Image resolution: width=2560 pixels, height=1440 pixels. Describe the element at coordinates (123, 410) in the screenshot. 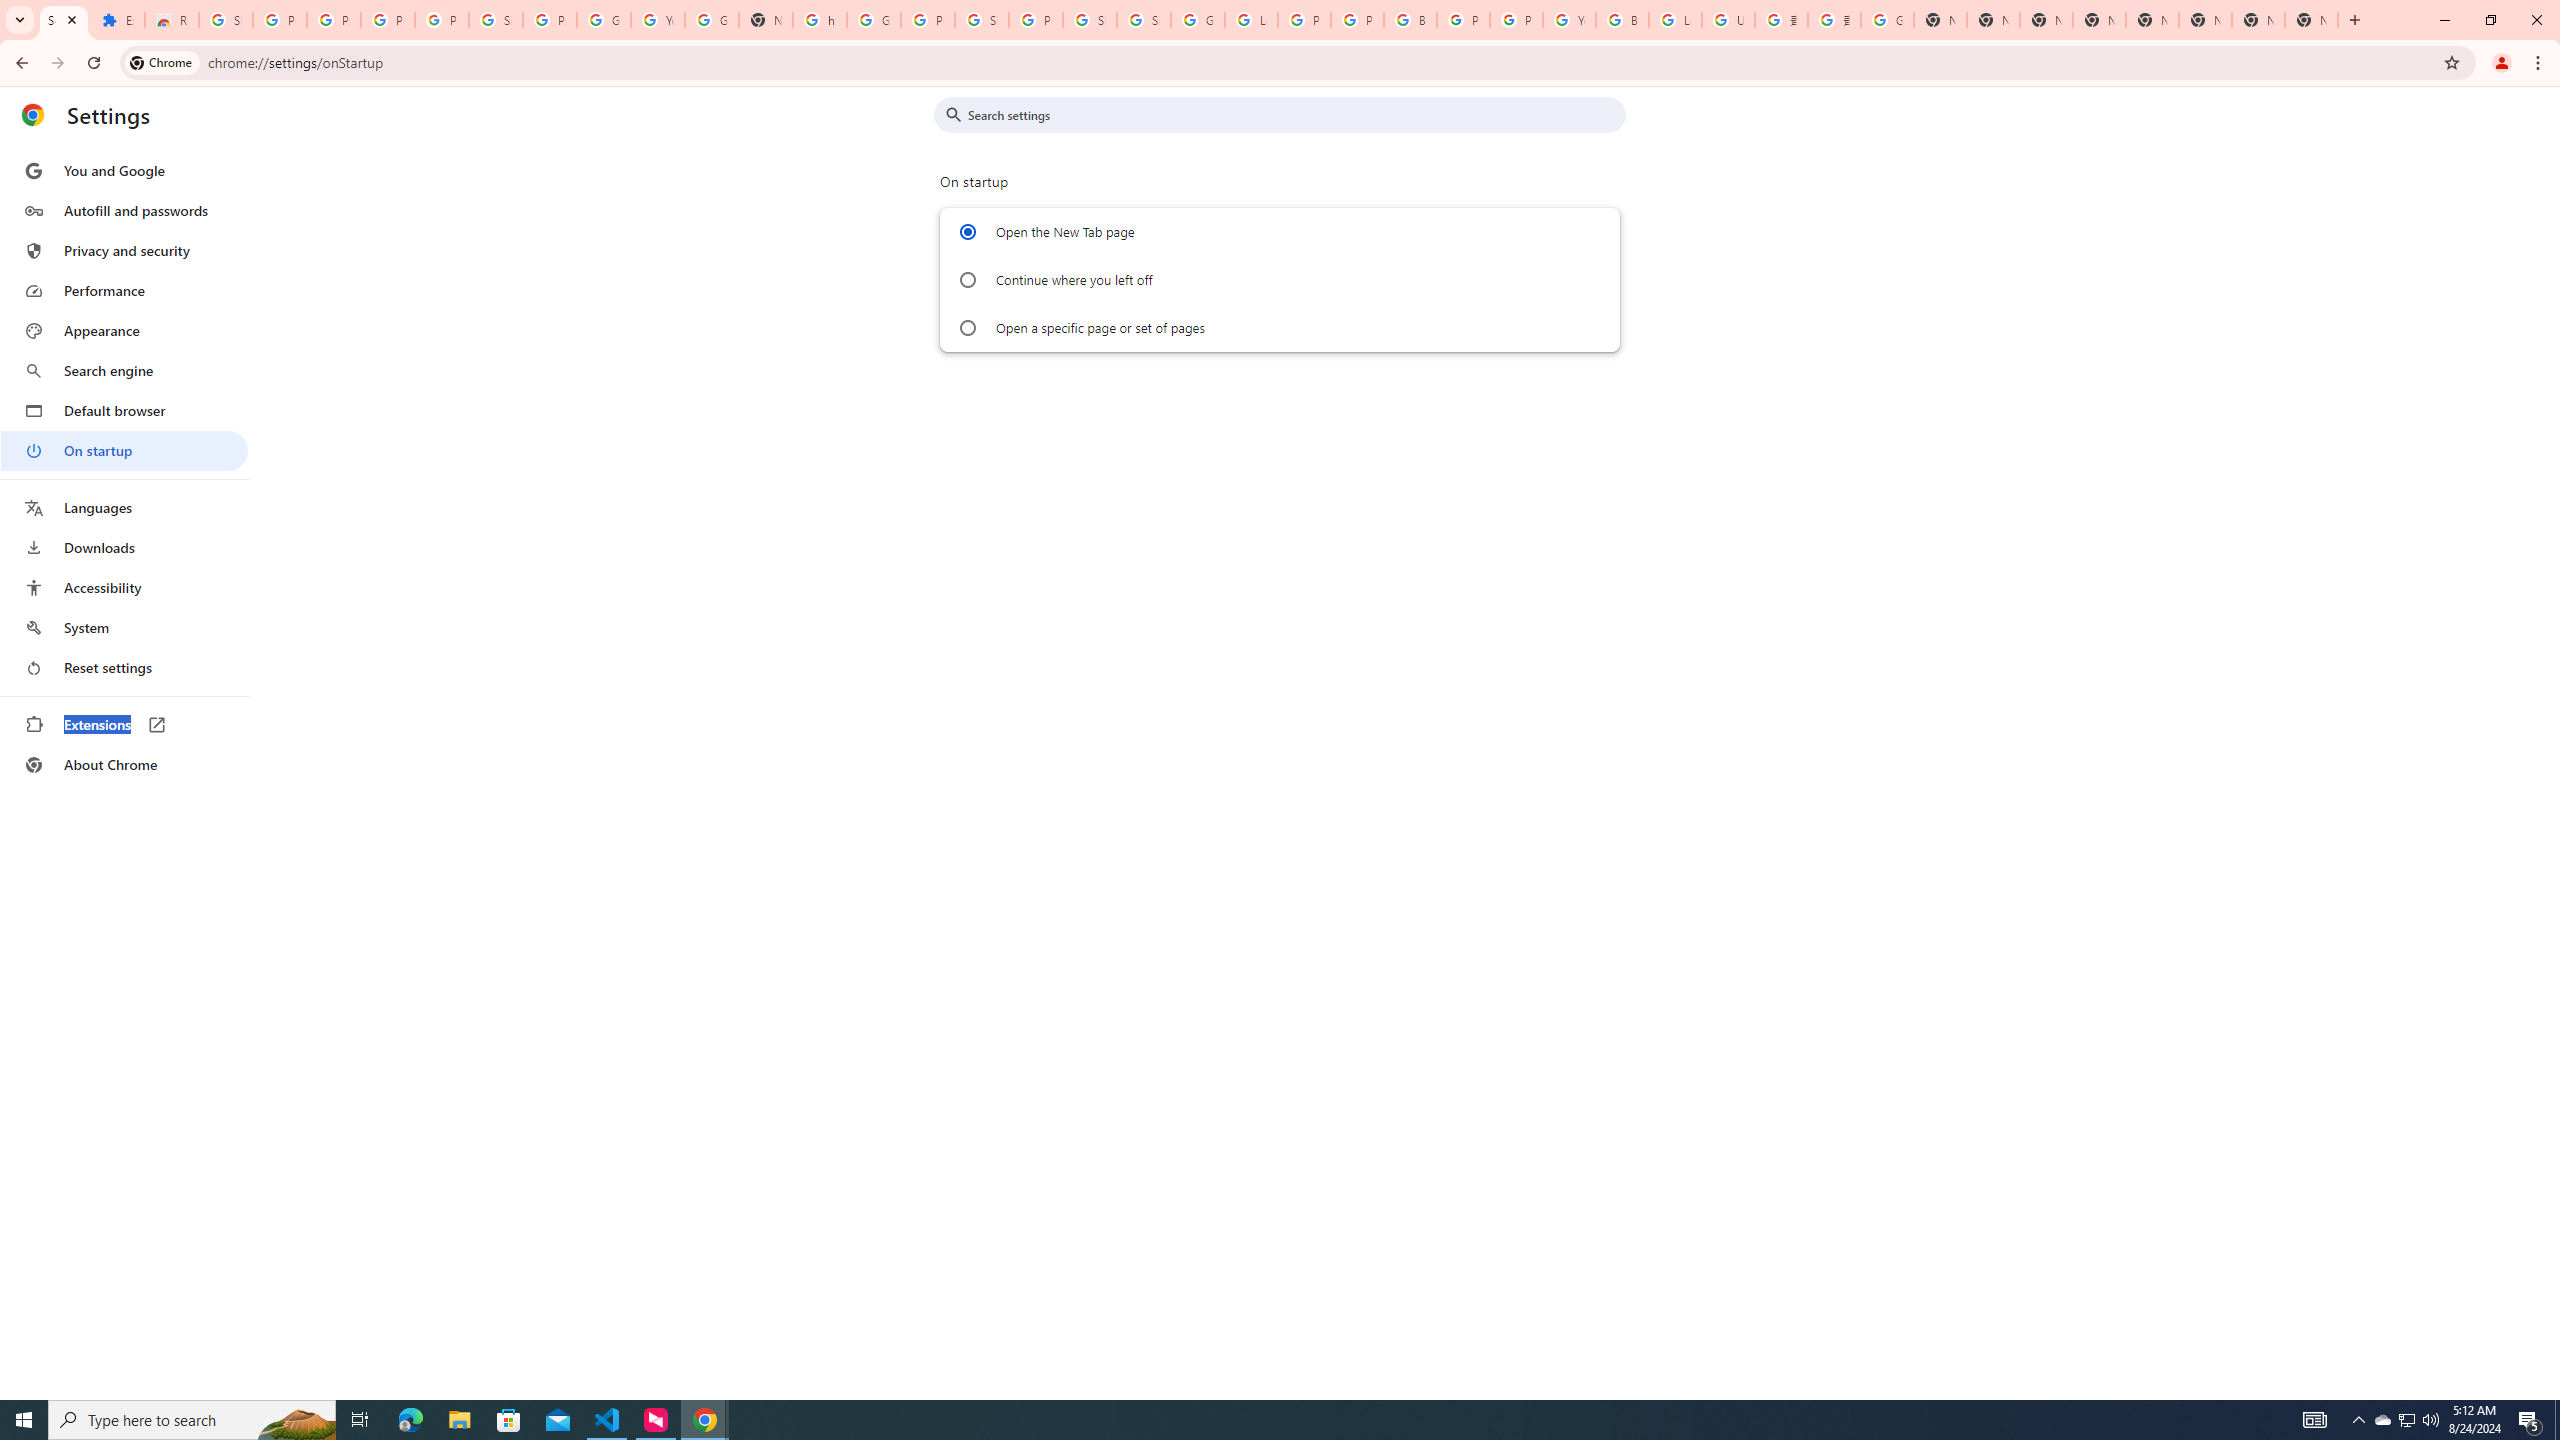

I see `'Default browser'` at that location.